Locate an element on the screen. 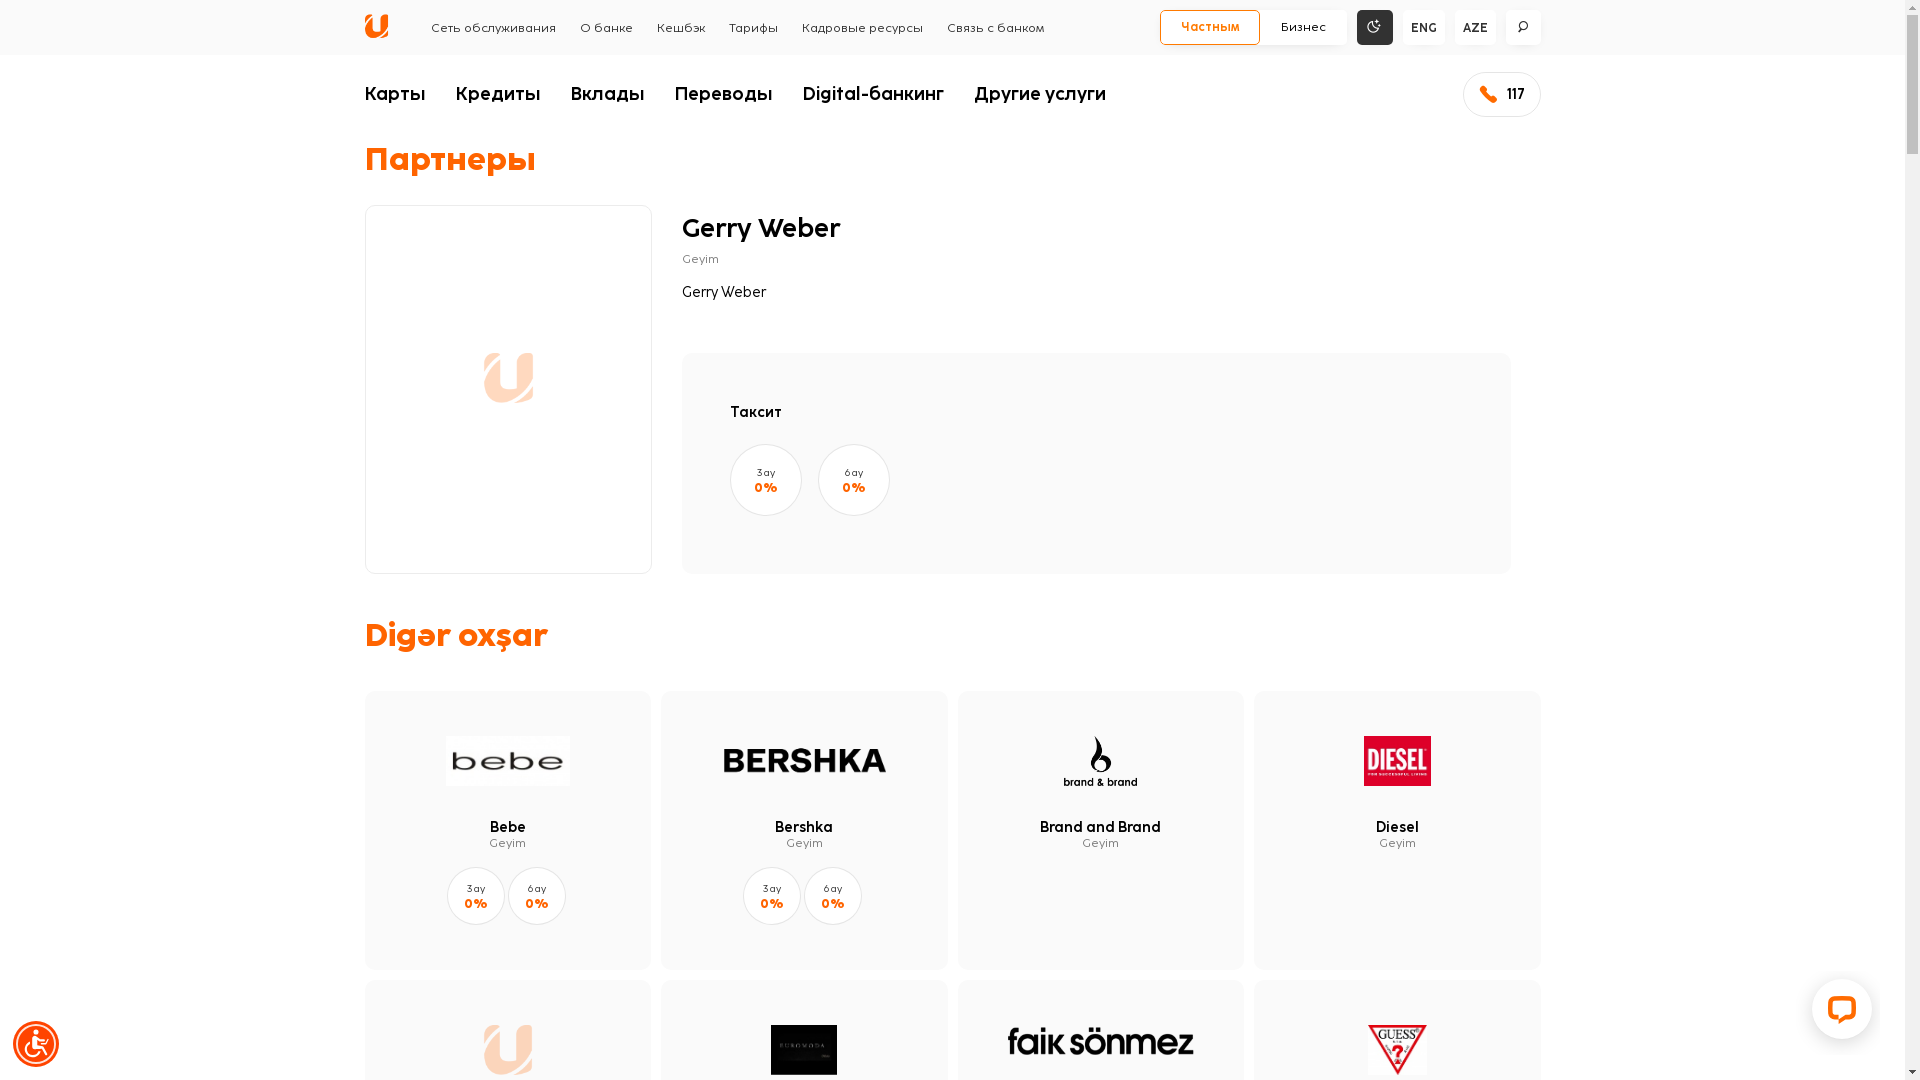  'ENG' is located at coordinates (1421, 27).